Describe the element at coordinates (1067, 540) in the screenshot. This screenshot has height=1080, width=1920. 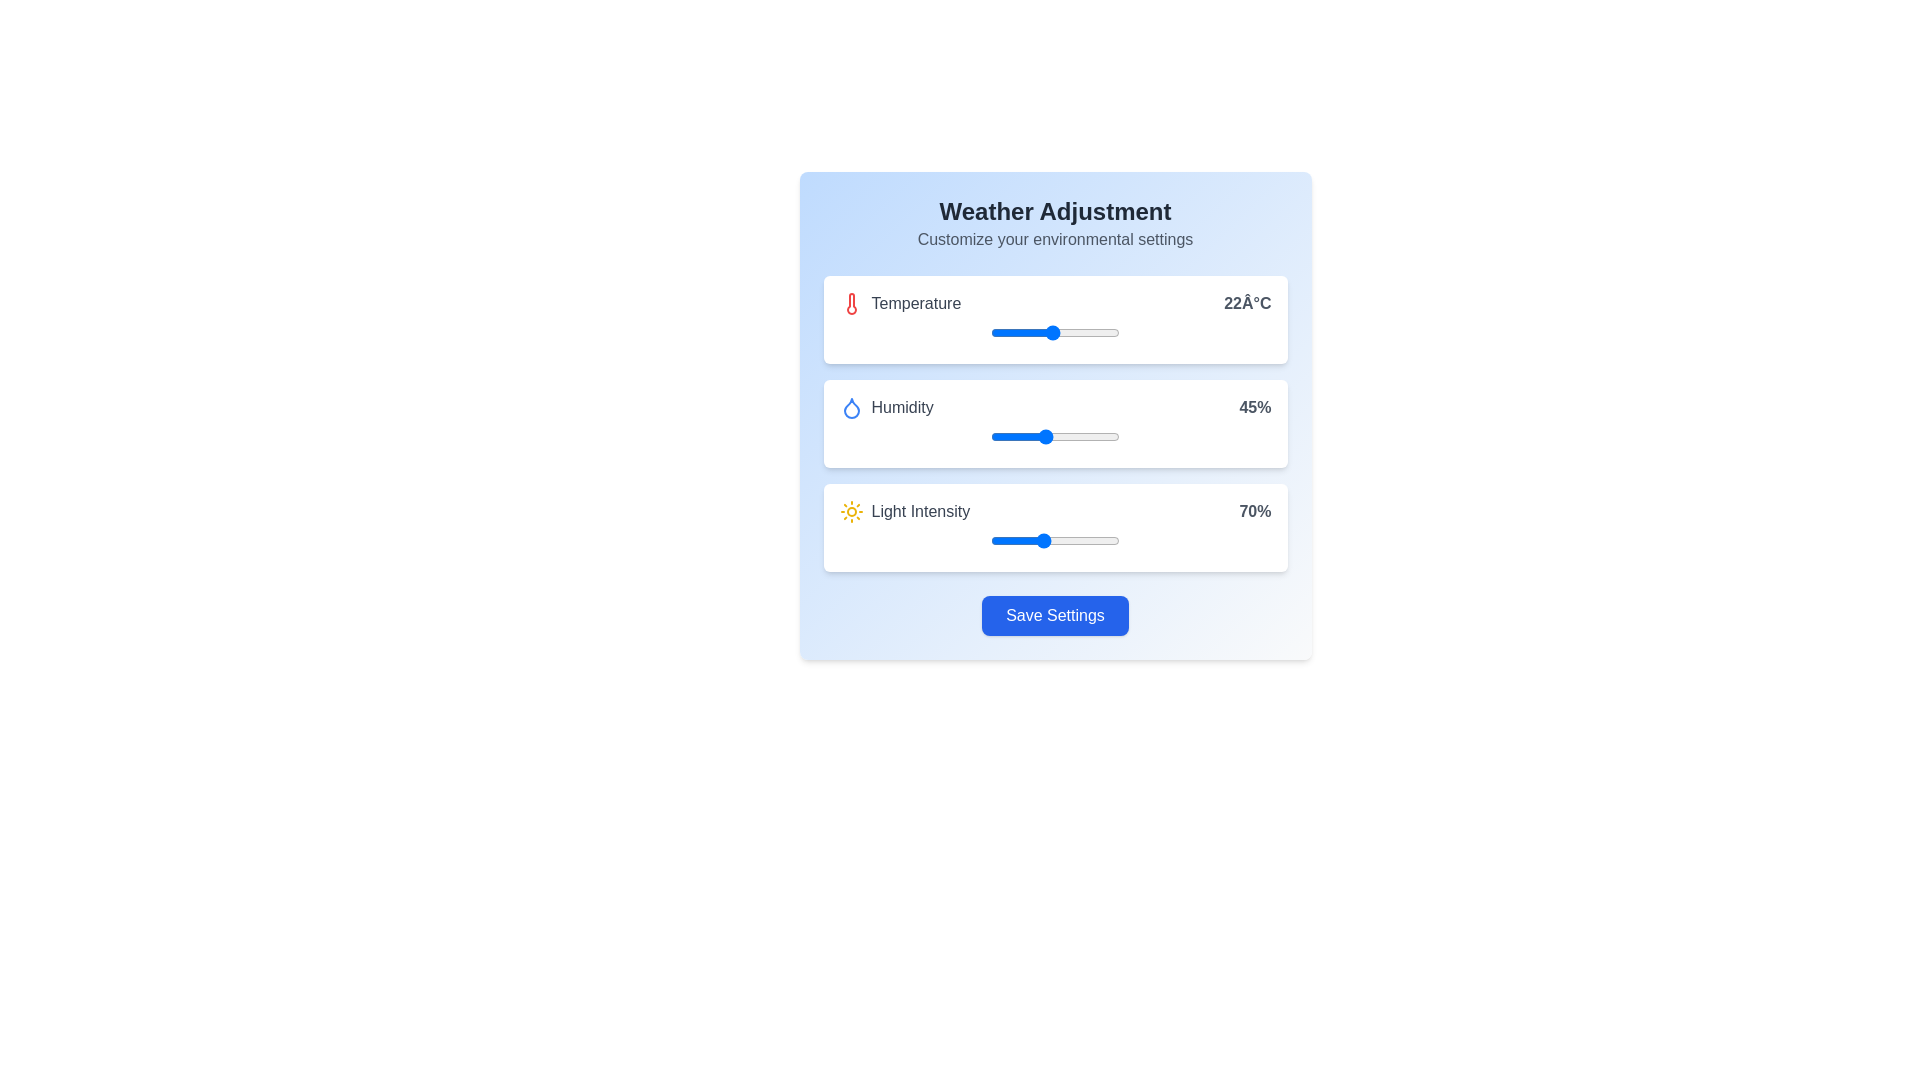
I see `the light intensity` at that location.